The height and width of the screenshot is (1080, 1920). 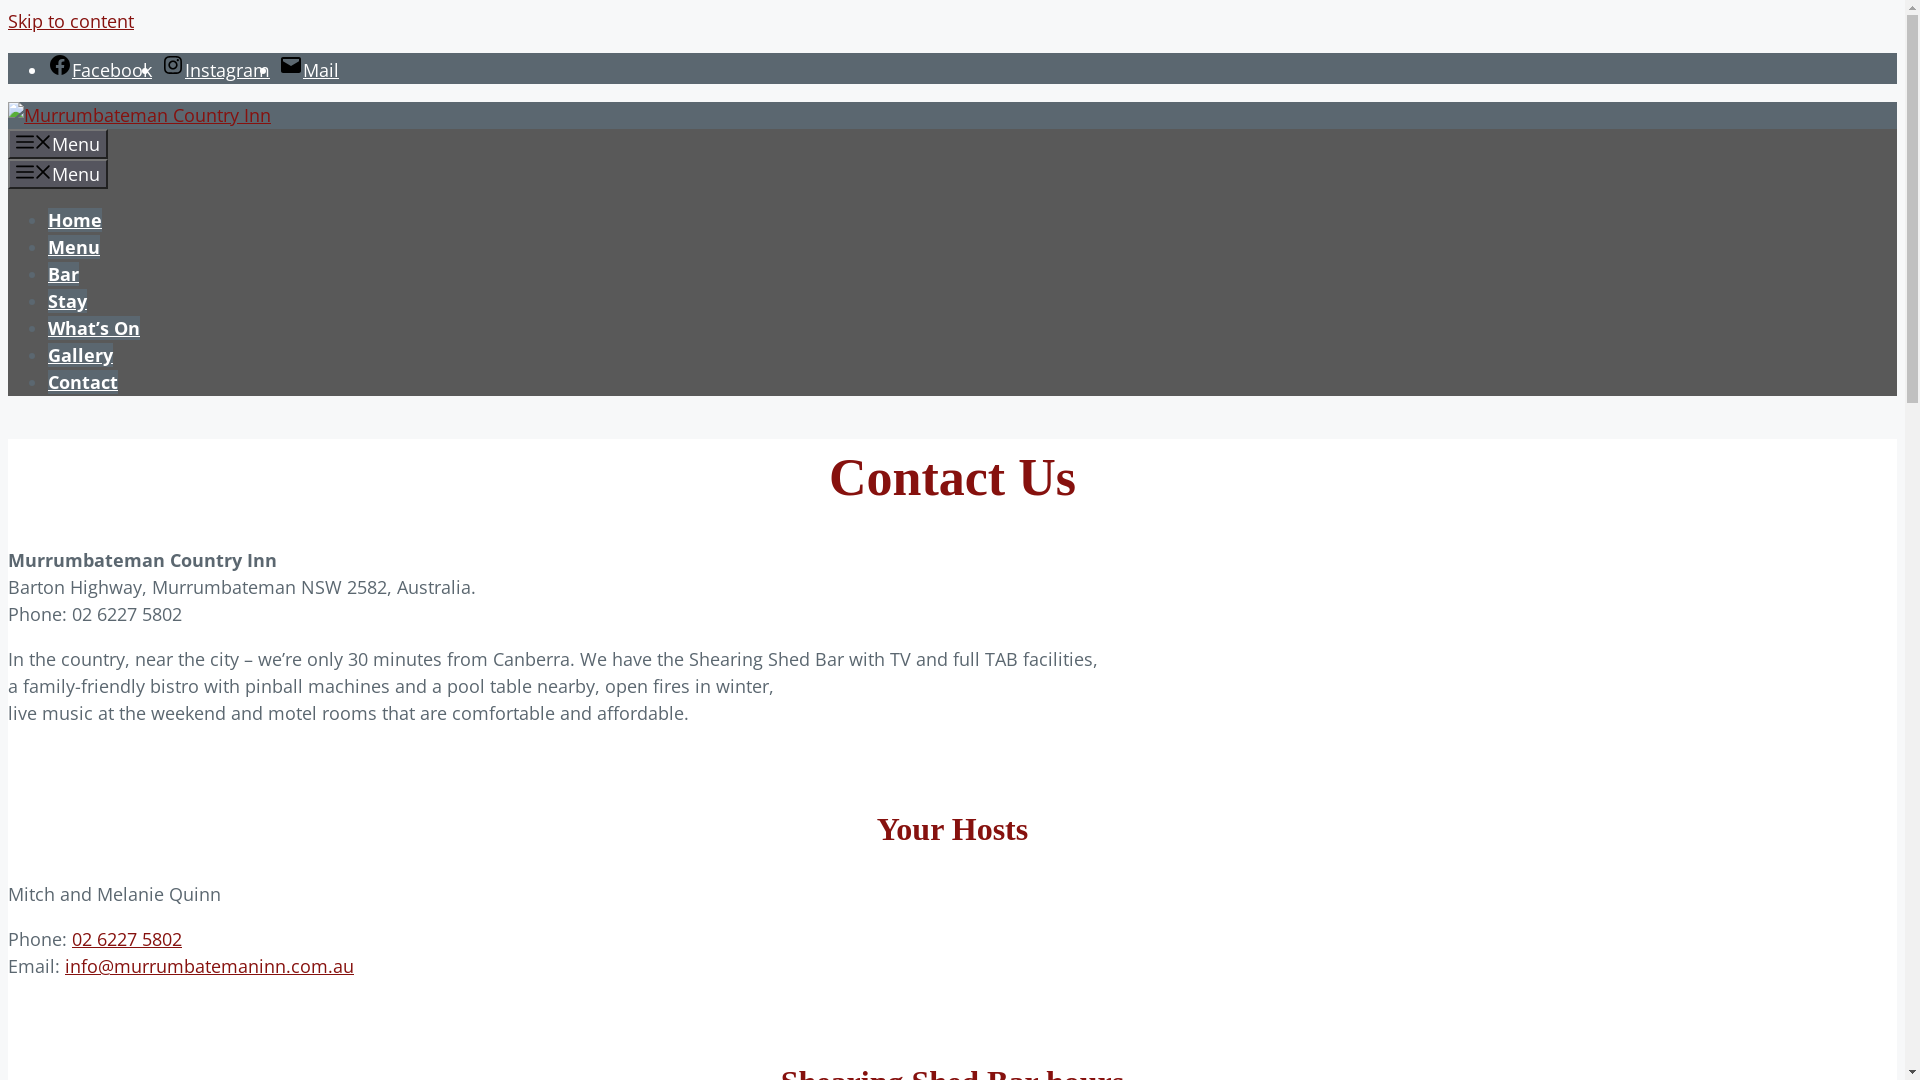 I want to click on 'Instagram', so click(x=161, y=68).